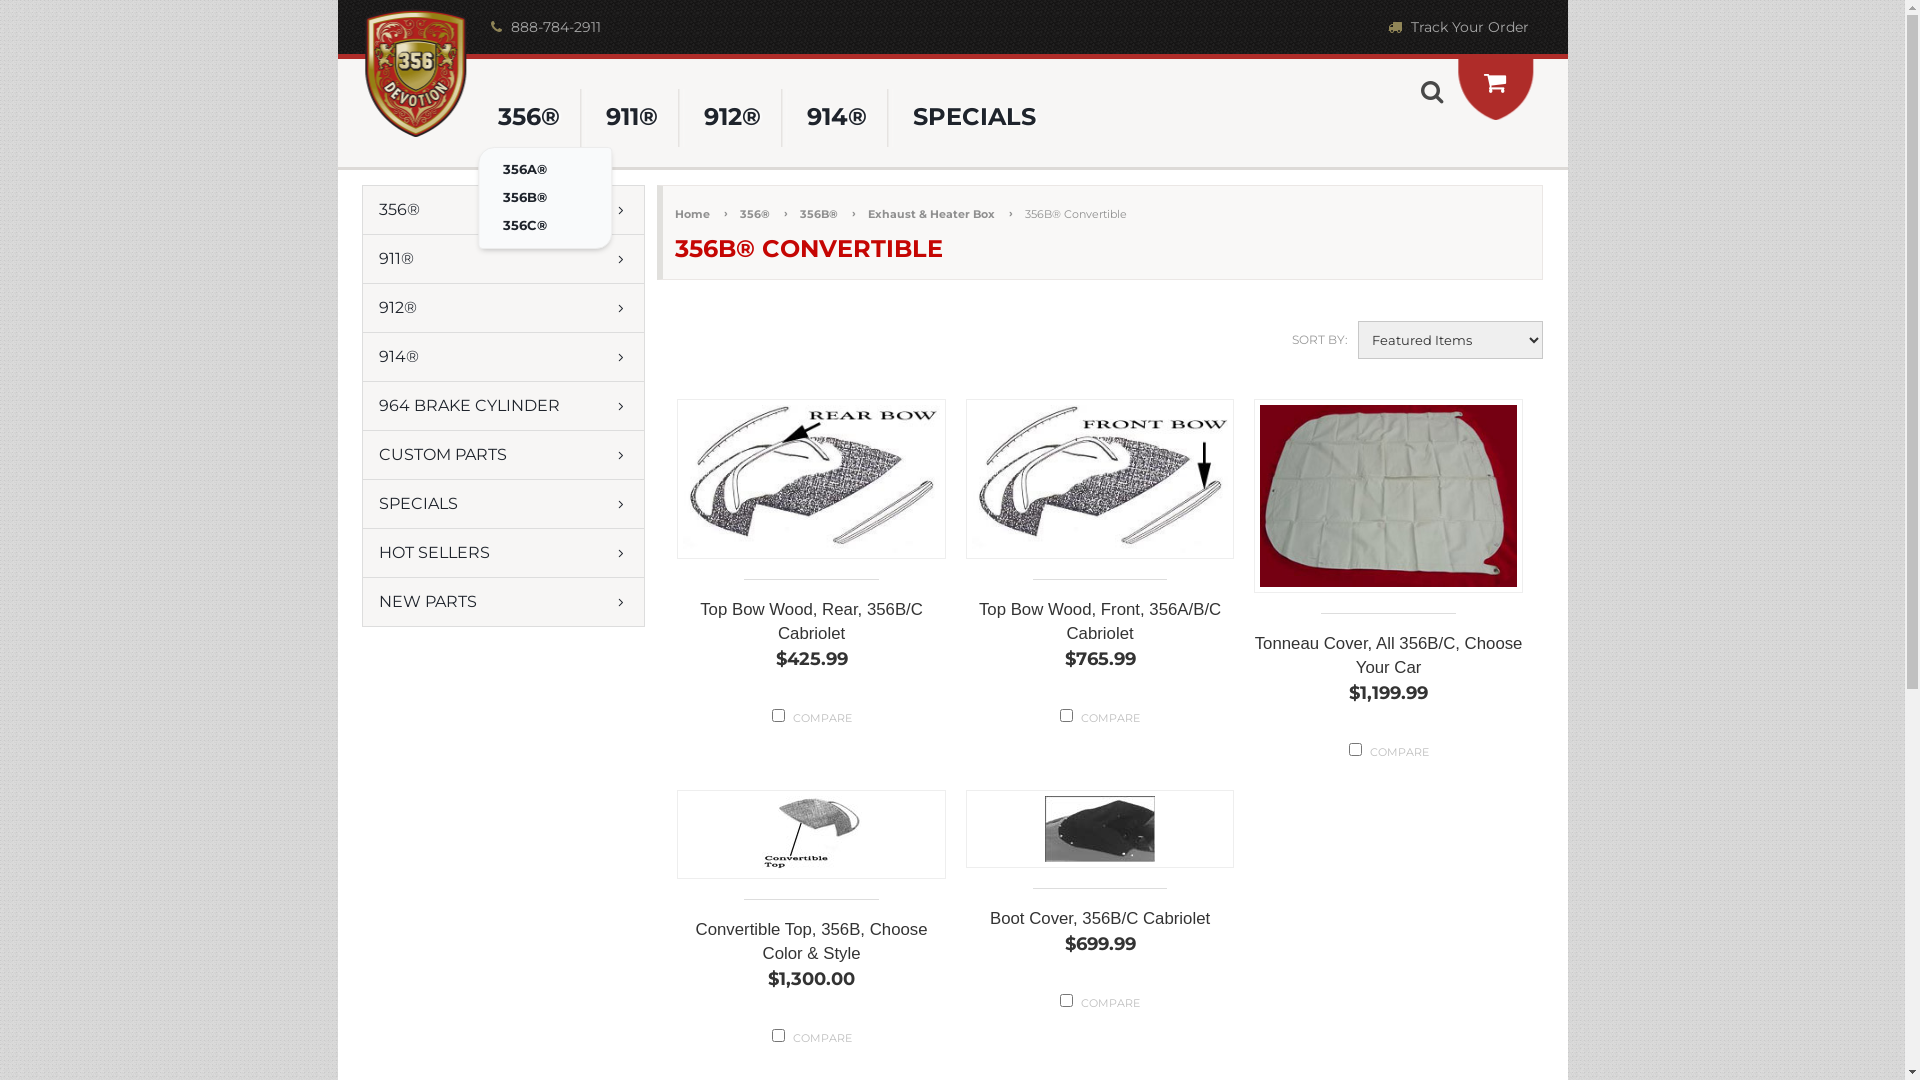 The image size is (1920, 1080). I want to click on 'HOT SELLERS', so click(503, 552).